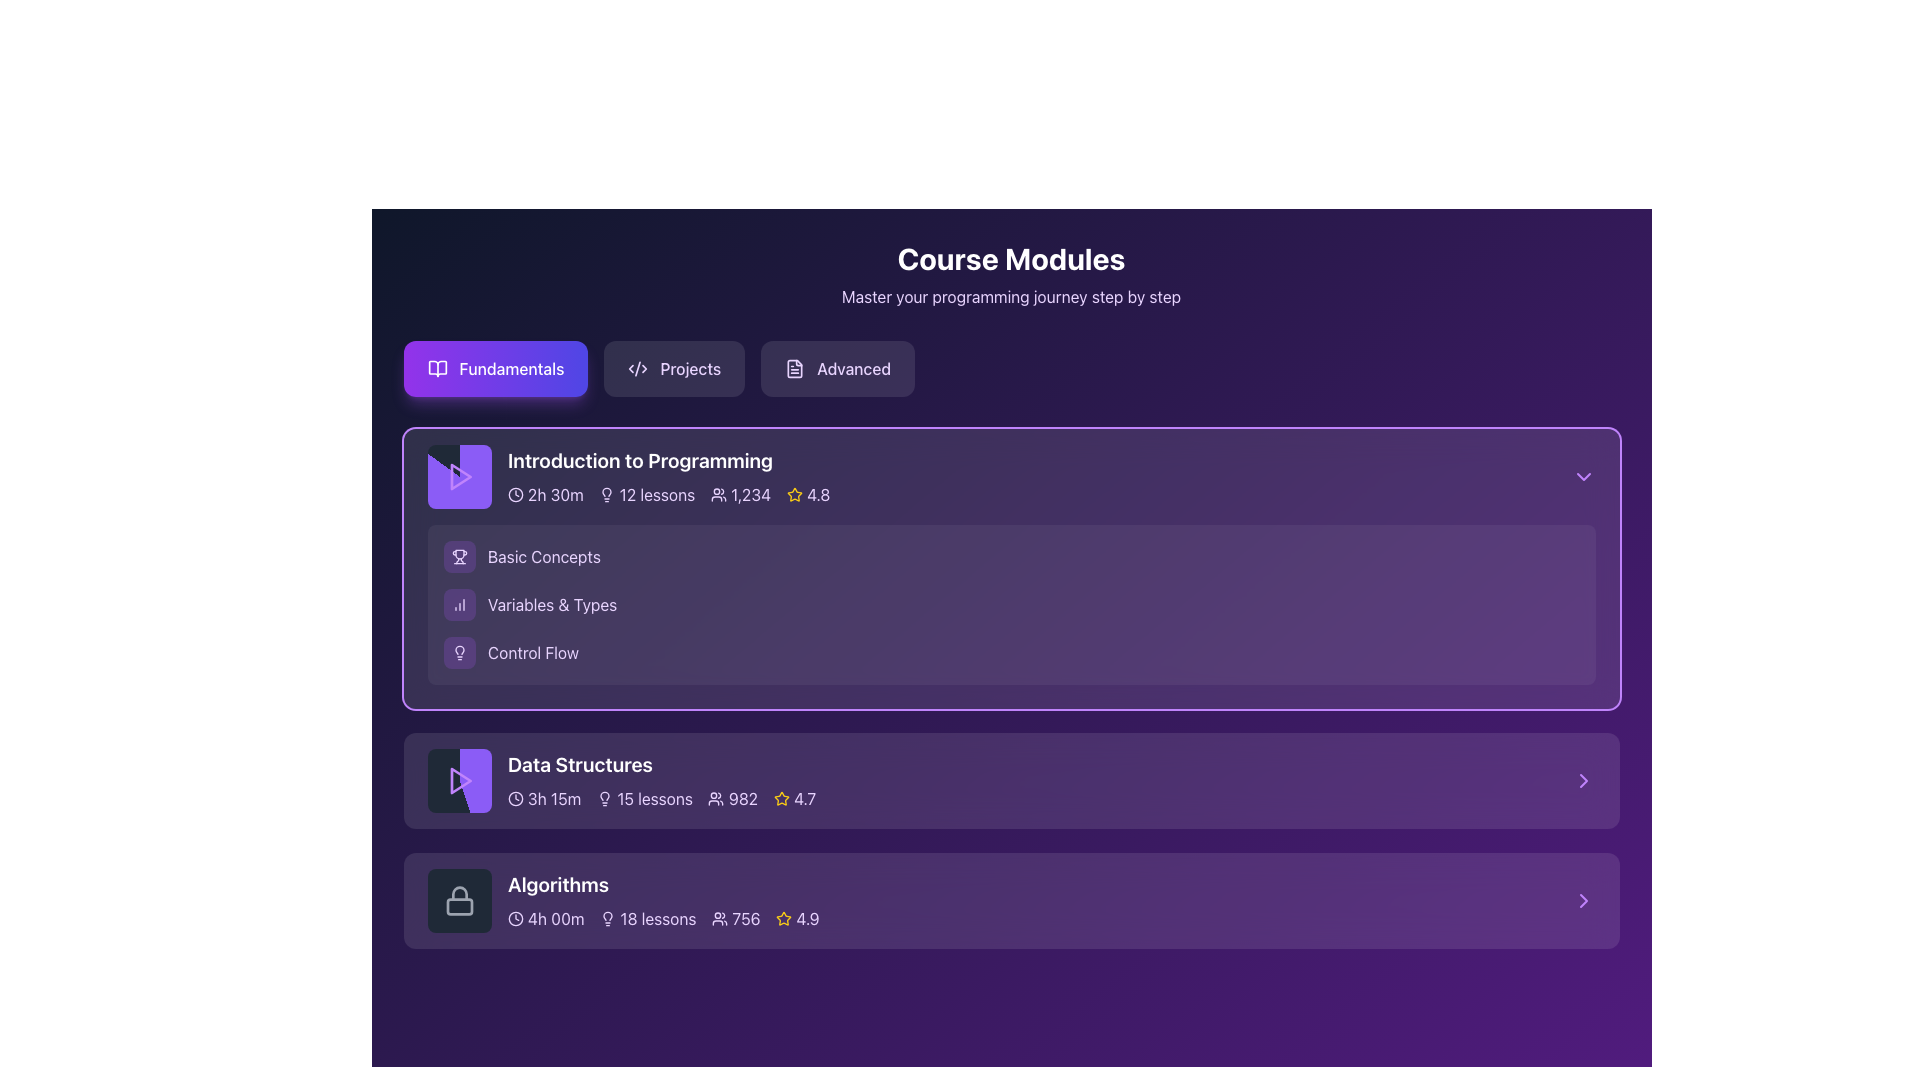  Describe the element at coordinates (515, 494) in the screenshot. I see `the clock icon located to the left of the text '2h 30m' in the course card for 'Introduction to Programming'` at that location.